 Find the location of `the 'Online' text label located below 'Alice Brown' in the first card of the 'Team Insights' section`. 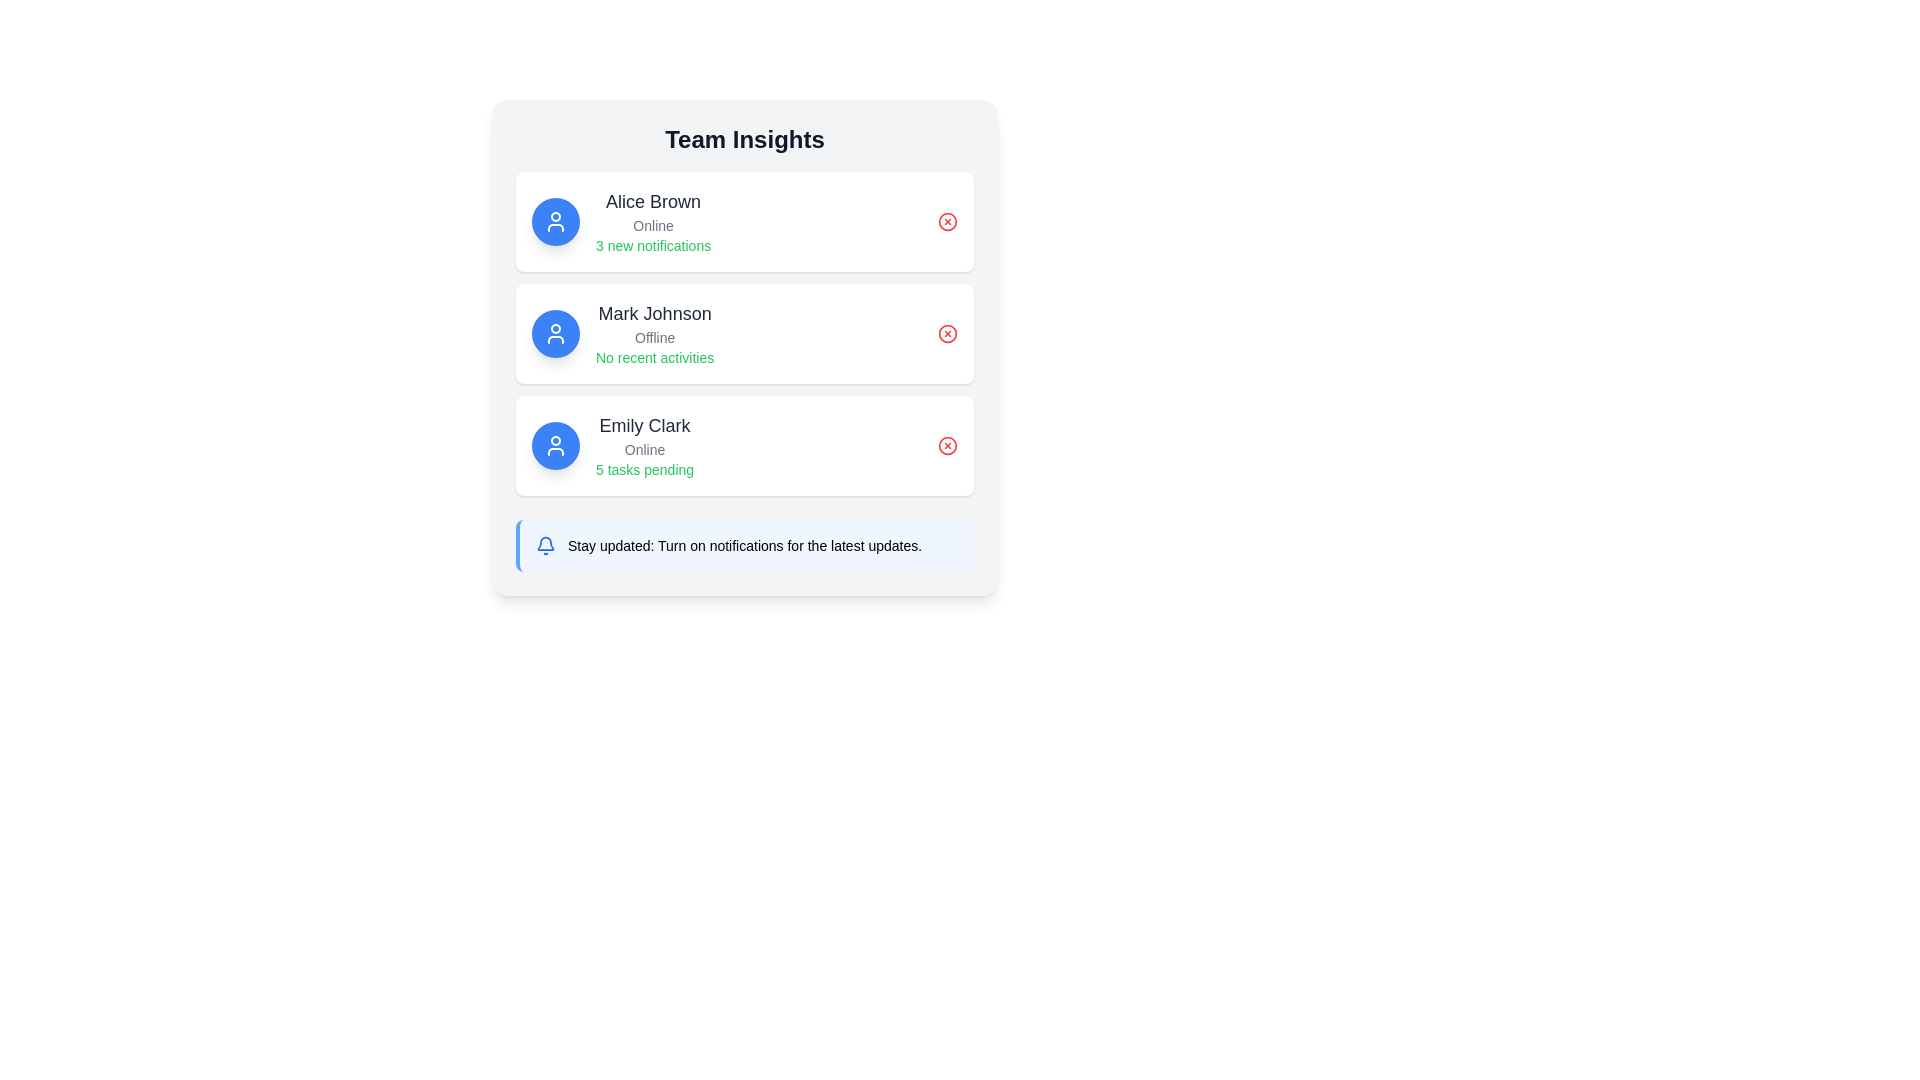

the 'Online' text label located below 'Alice Brown' in the first card of the 'Team Insights' section is located at coordinates (653, 225).